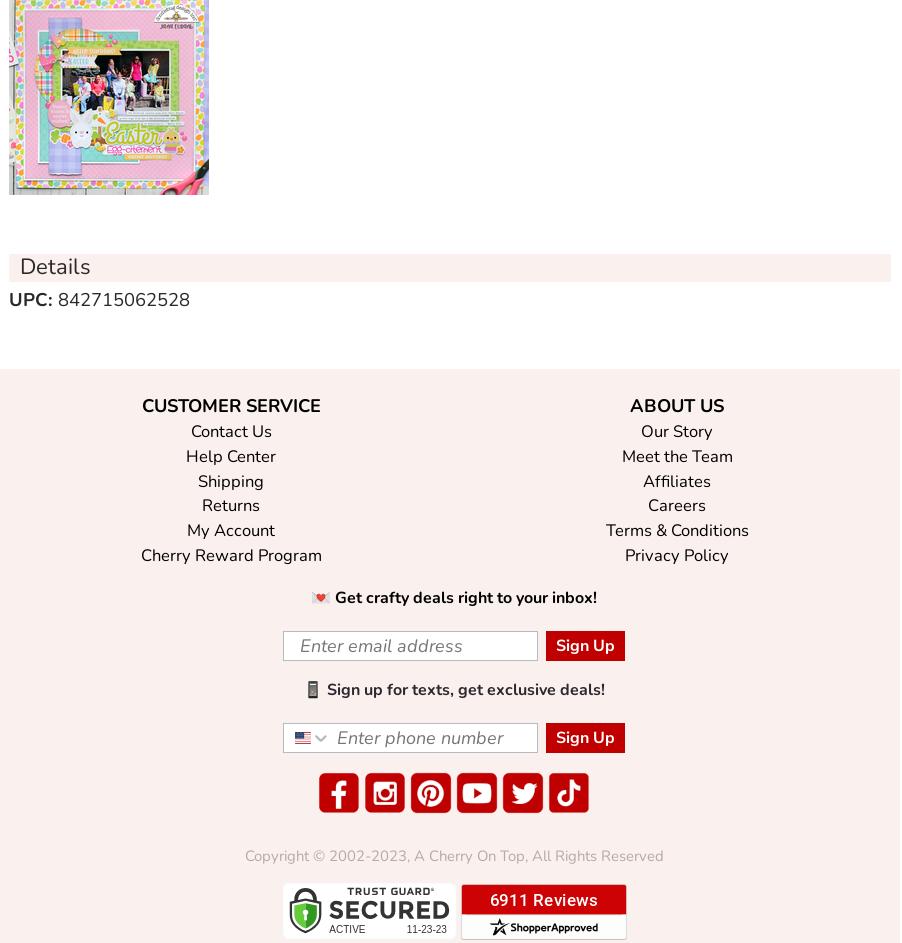  Describe the element at coordinates (452, 688) in the screenshot. I see `'📱 Sign up for texts, get exclusive deals!'` at that location.